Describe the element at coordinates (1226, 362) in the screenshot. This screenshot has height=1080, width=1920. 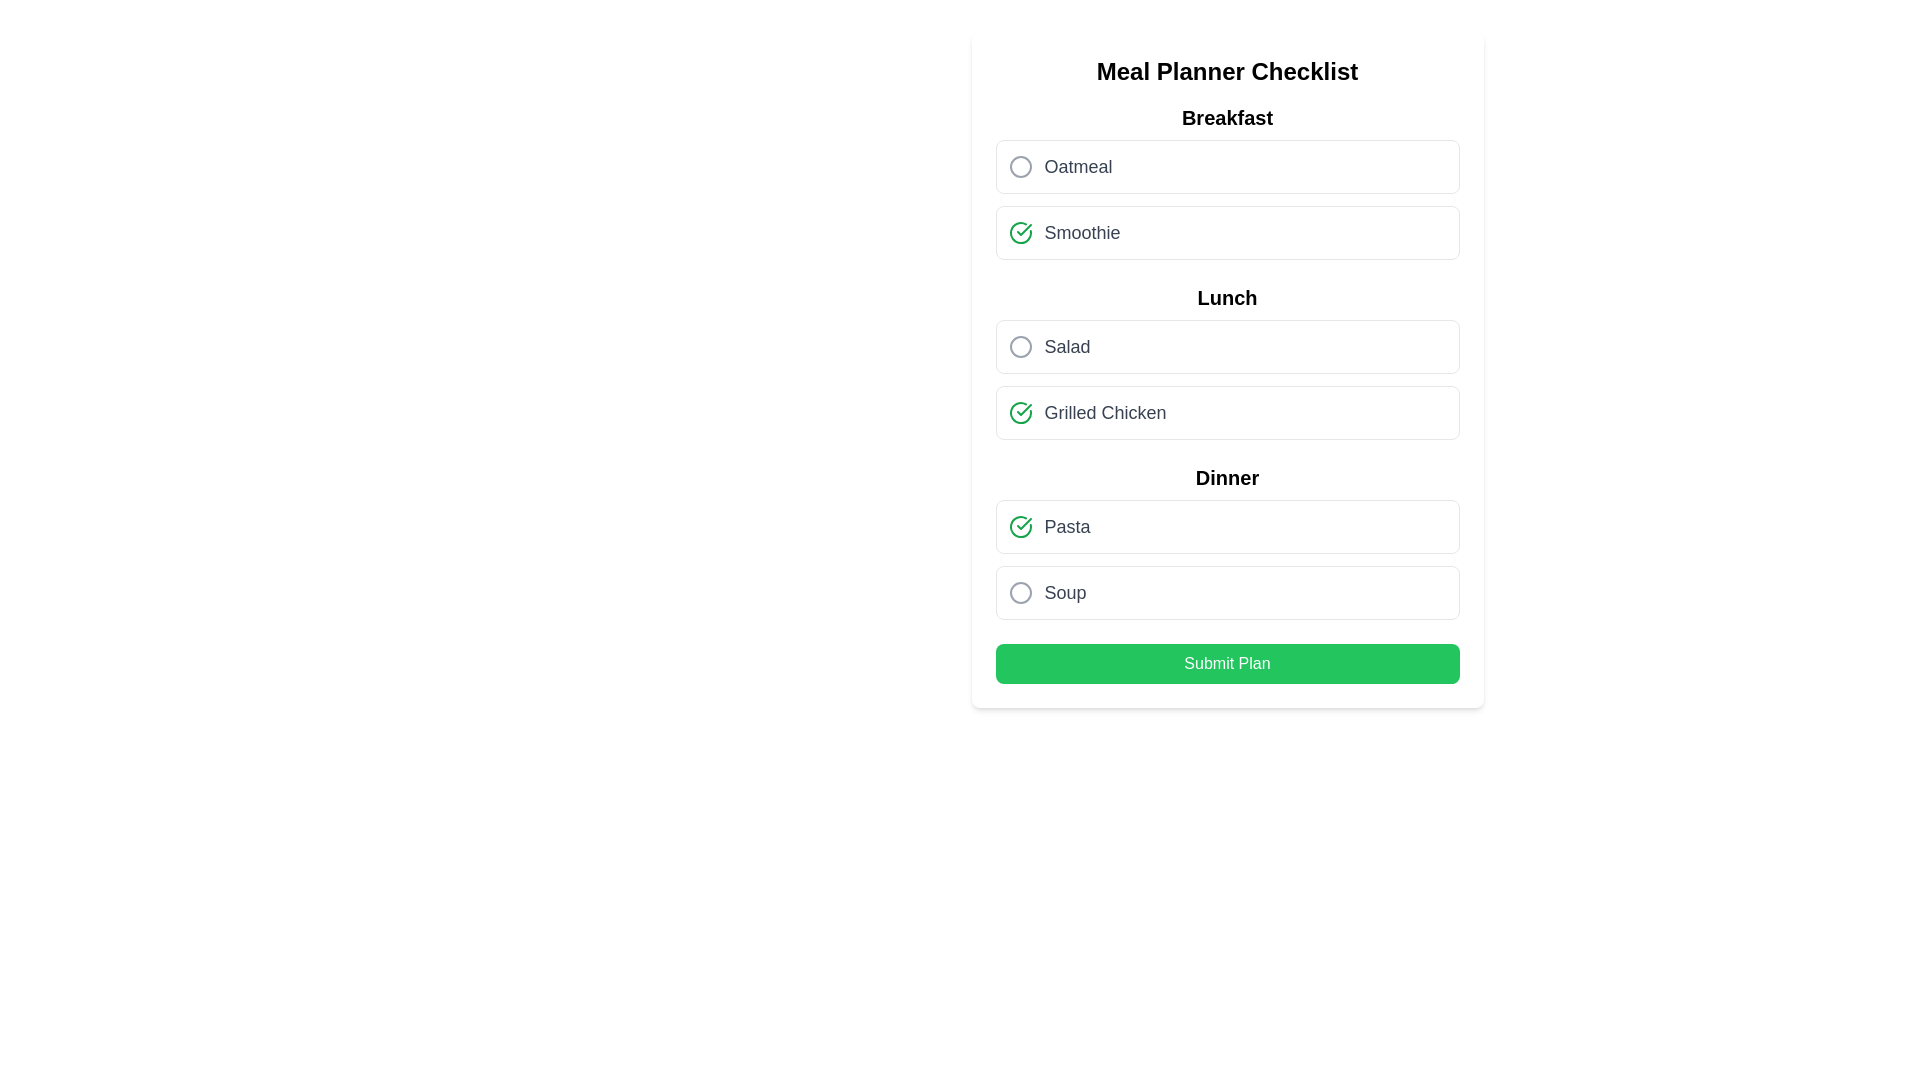
I see `an option in the checklist UI component for visual feedback, specifically targeting the section that includes Breakfast, Lunch, or Dinner options` at that location.